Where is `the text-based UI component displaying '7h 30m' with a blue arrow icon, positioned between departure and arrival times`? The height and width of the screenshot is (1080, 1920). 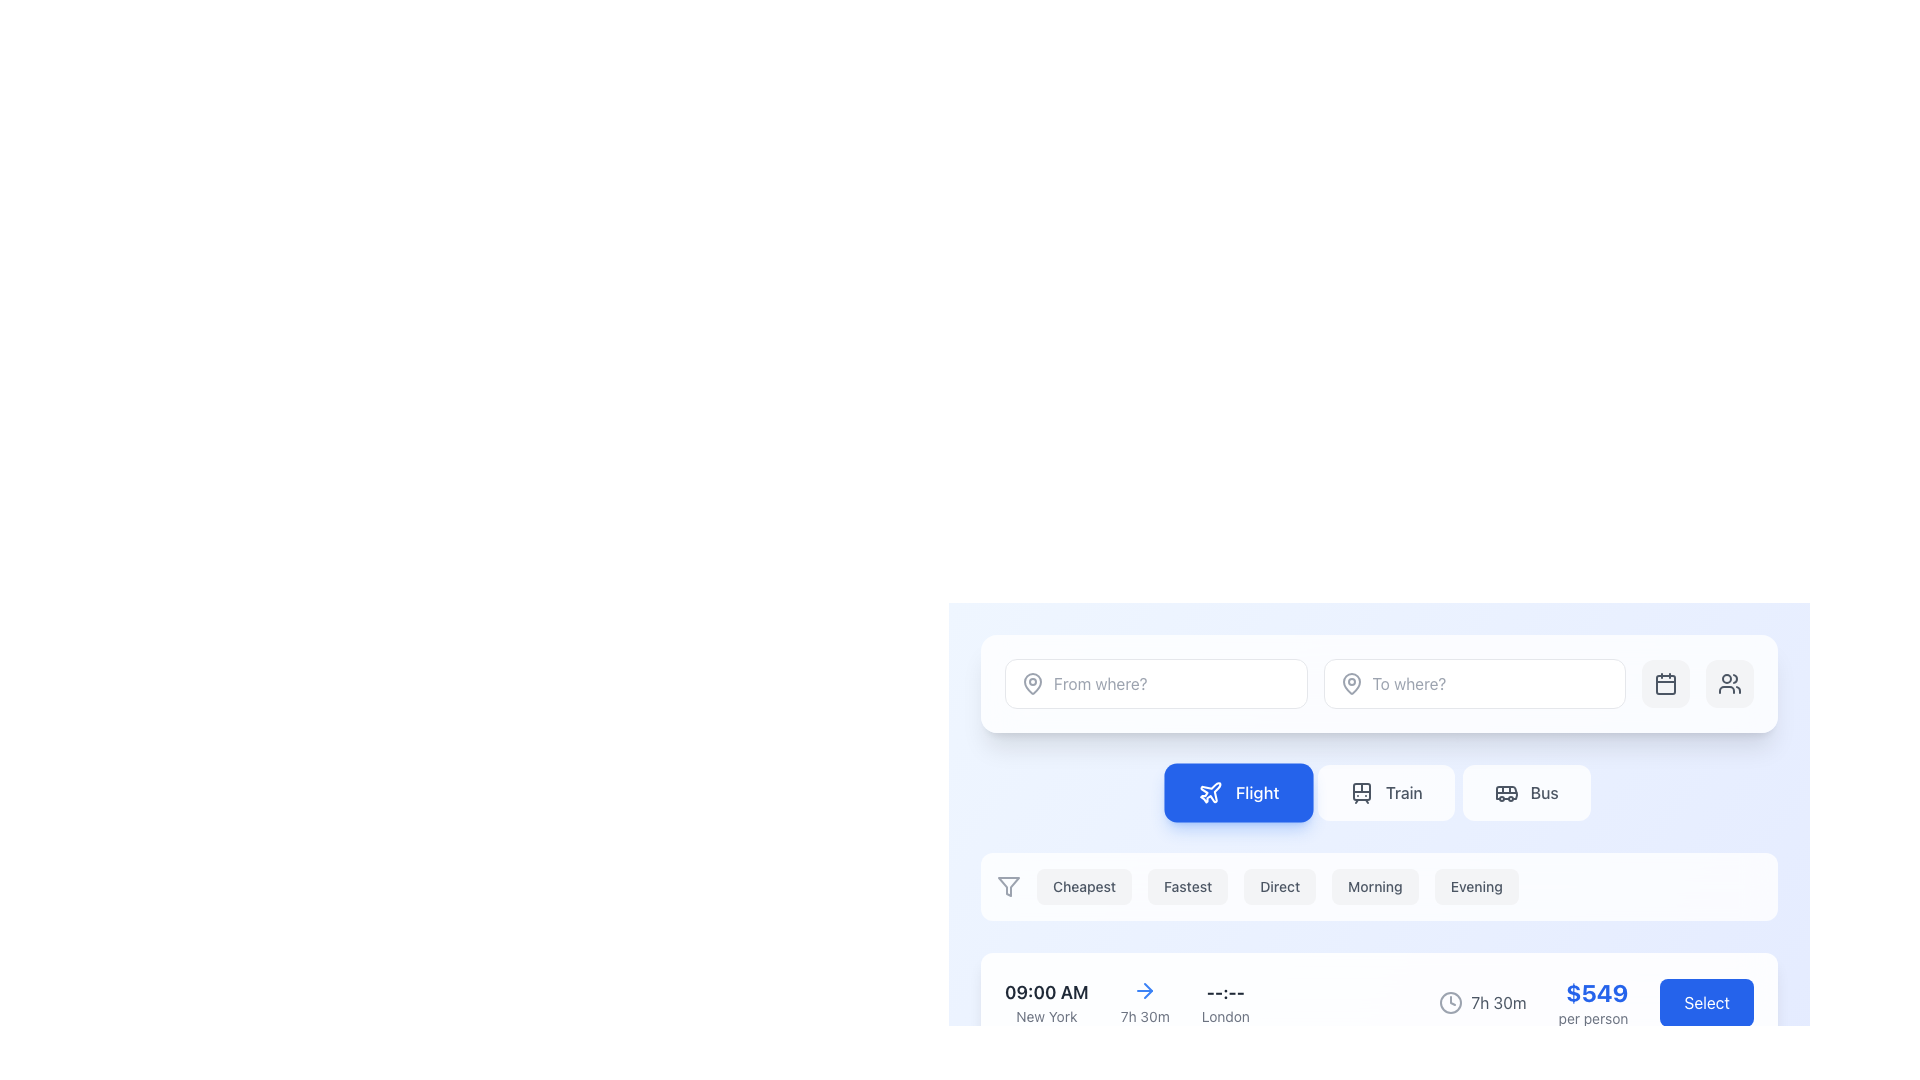 the text-based UI component displaying '7h 30m' with a blue arrow icon, positioned between departure and arrival times is located at coordinates (1145, 1002).